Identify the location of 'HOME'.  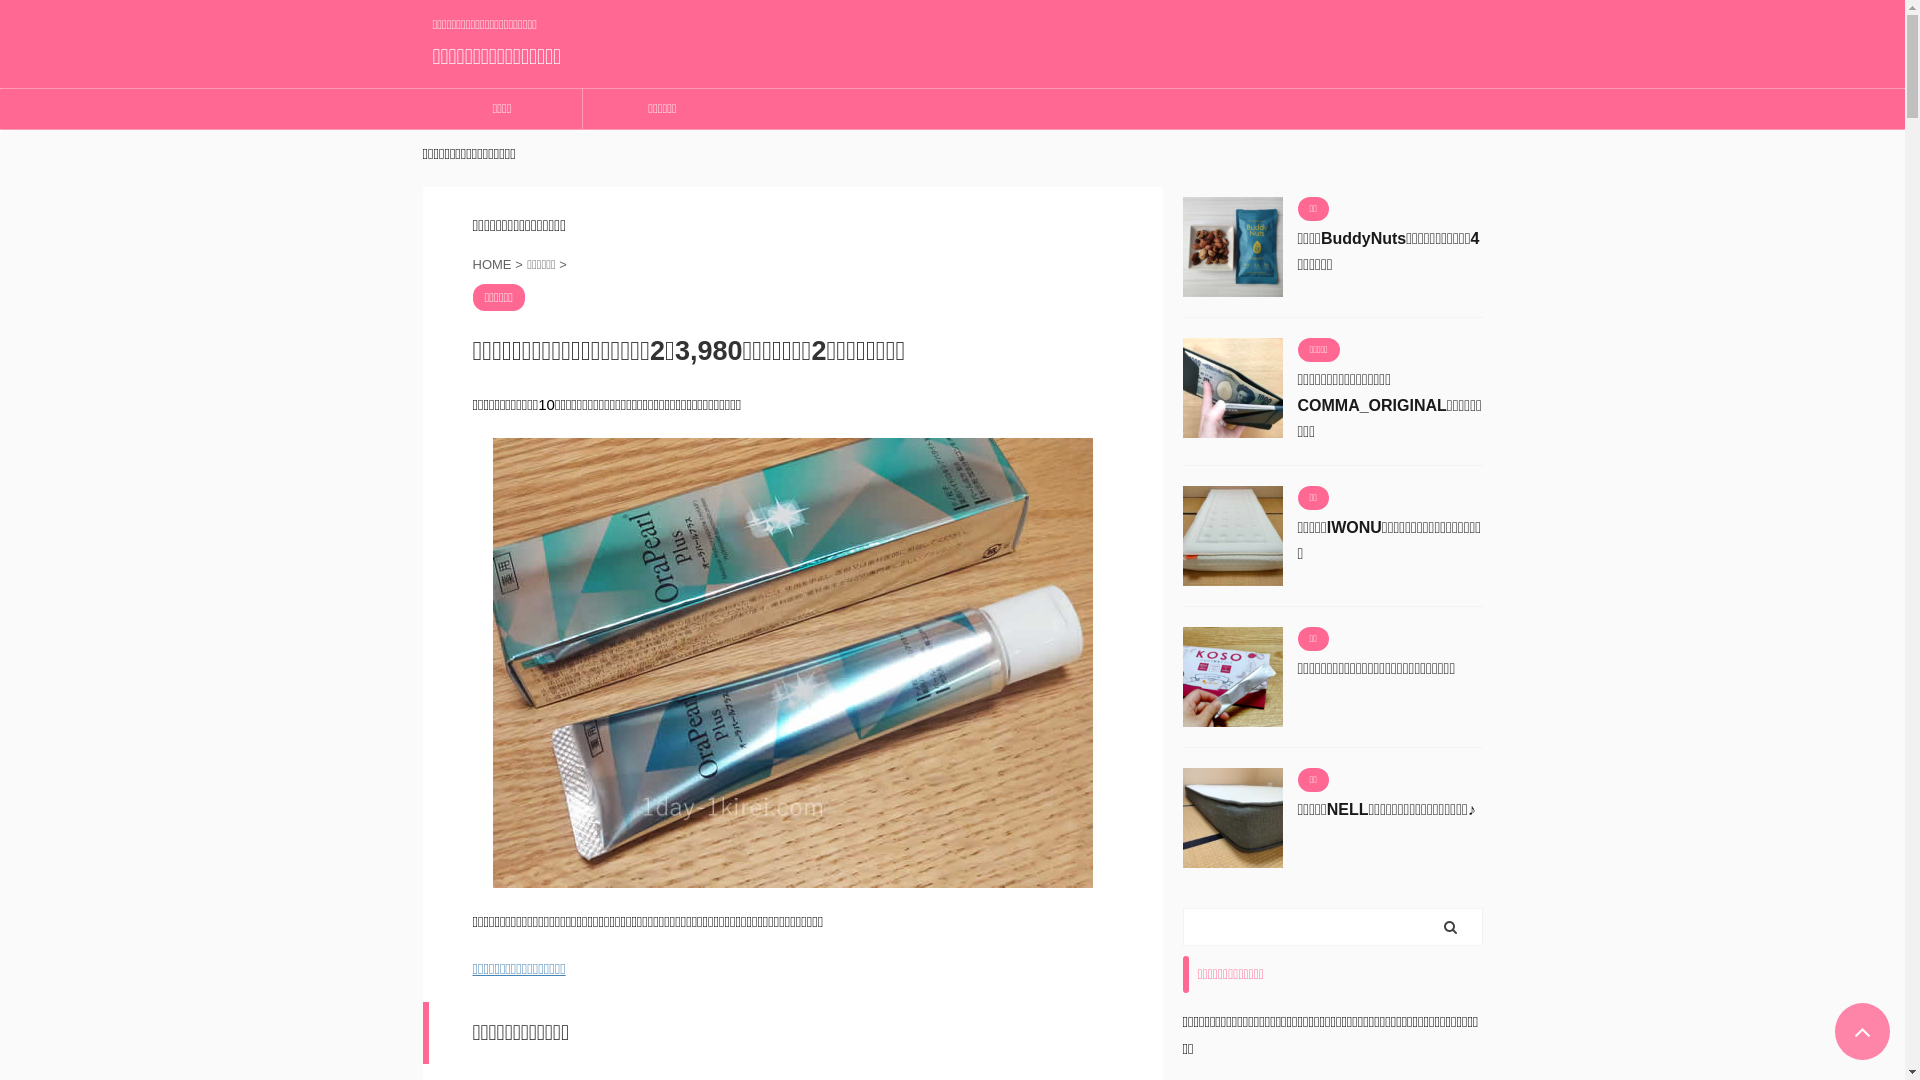
(493, 262).